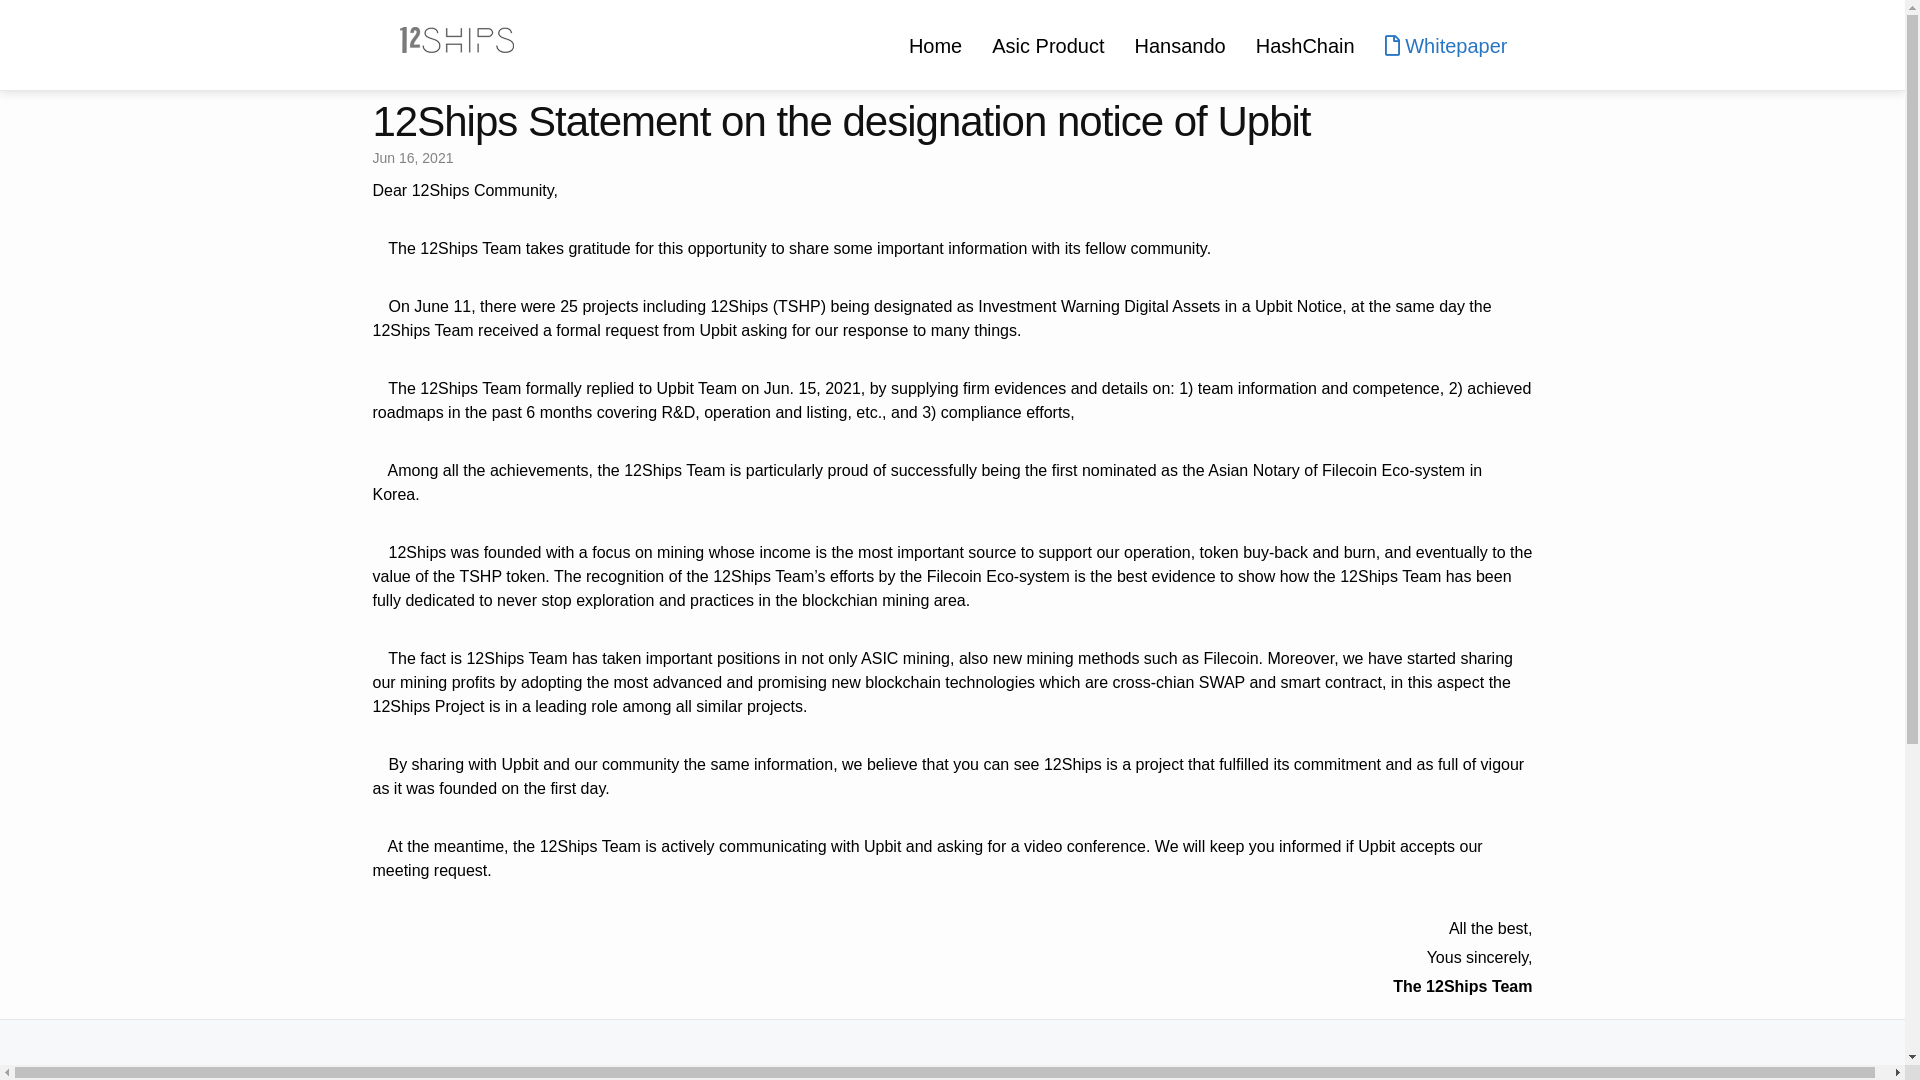 This screenshot has width=1920, height=1080. What do you see at coordinates (1180, 45) in the screenshot?
I see `'Hansando'` at bounding box center [1180, 45].